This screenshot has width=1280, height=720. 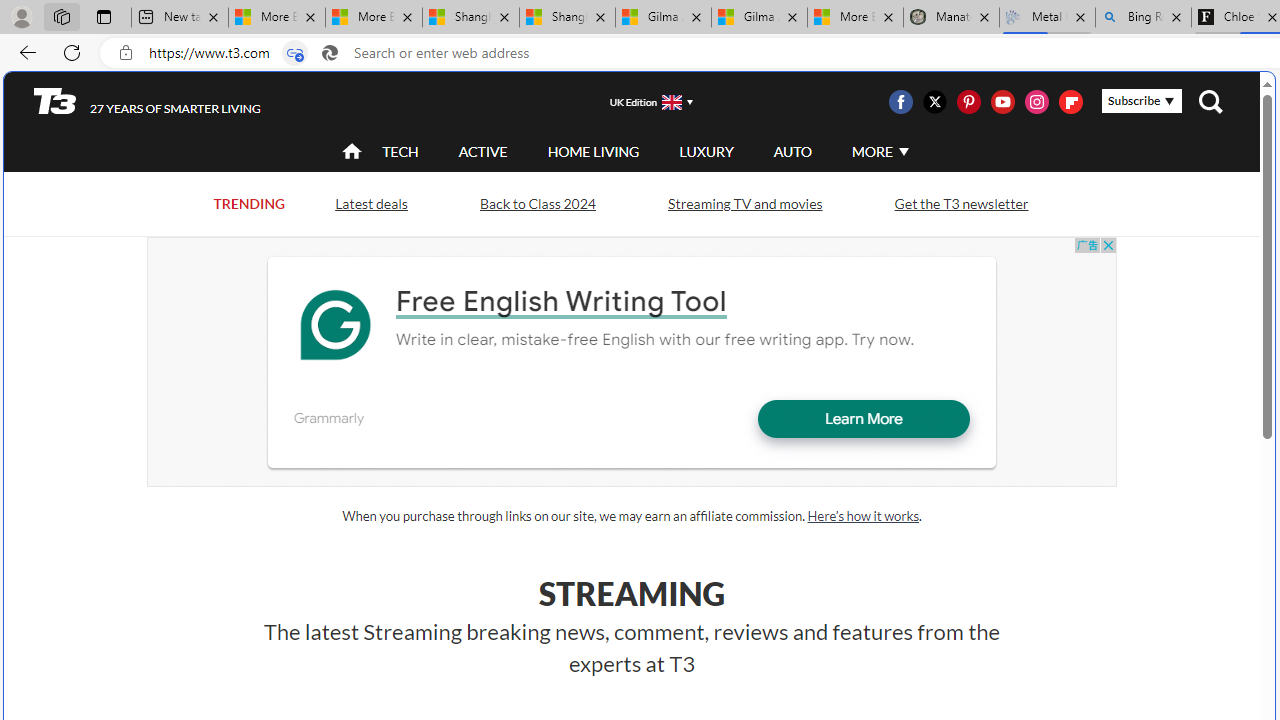 I want to click on 'LUXURY', so click(x=705, y=150).